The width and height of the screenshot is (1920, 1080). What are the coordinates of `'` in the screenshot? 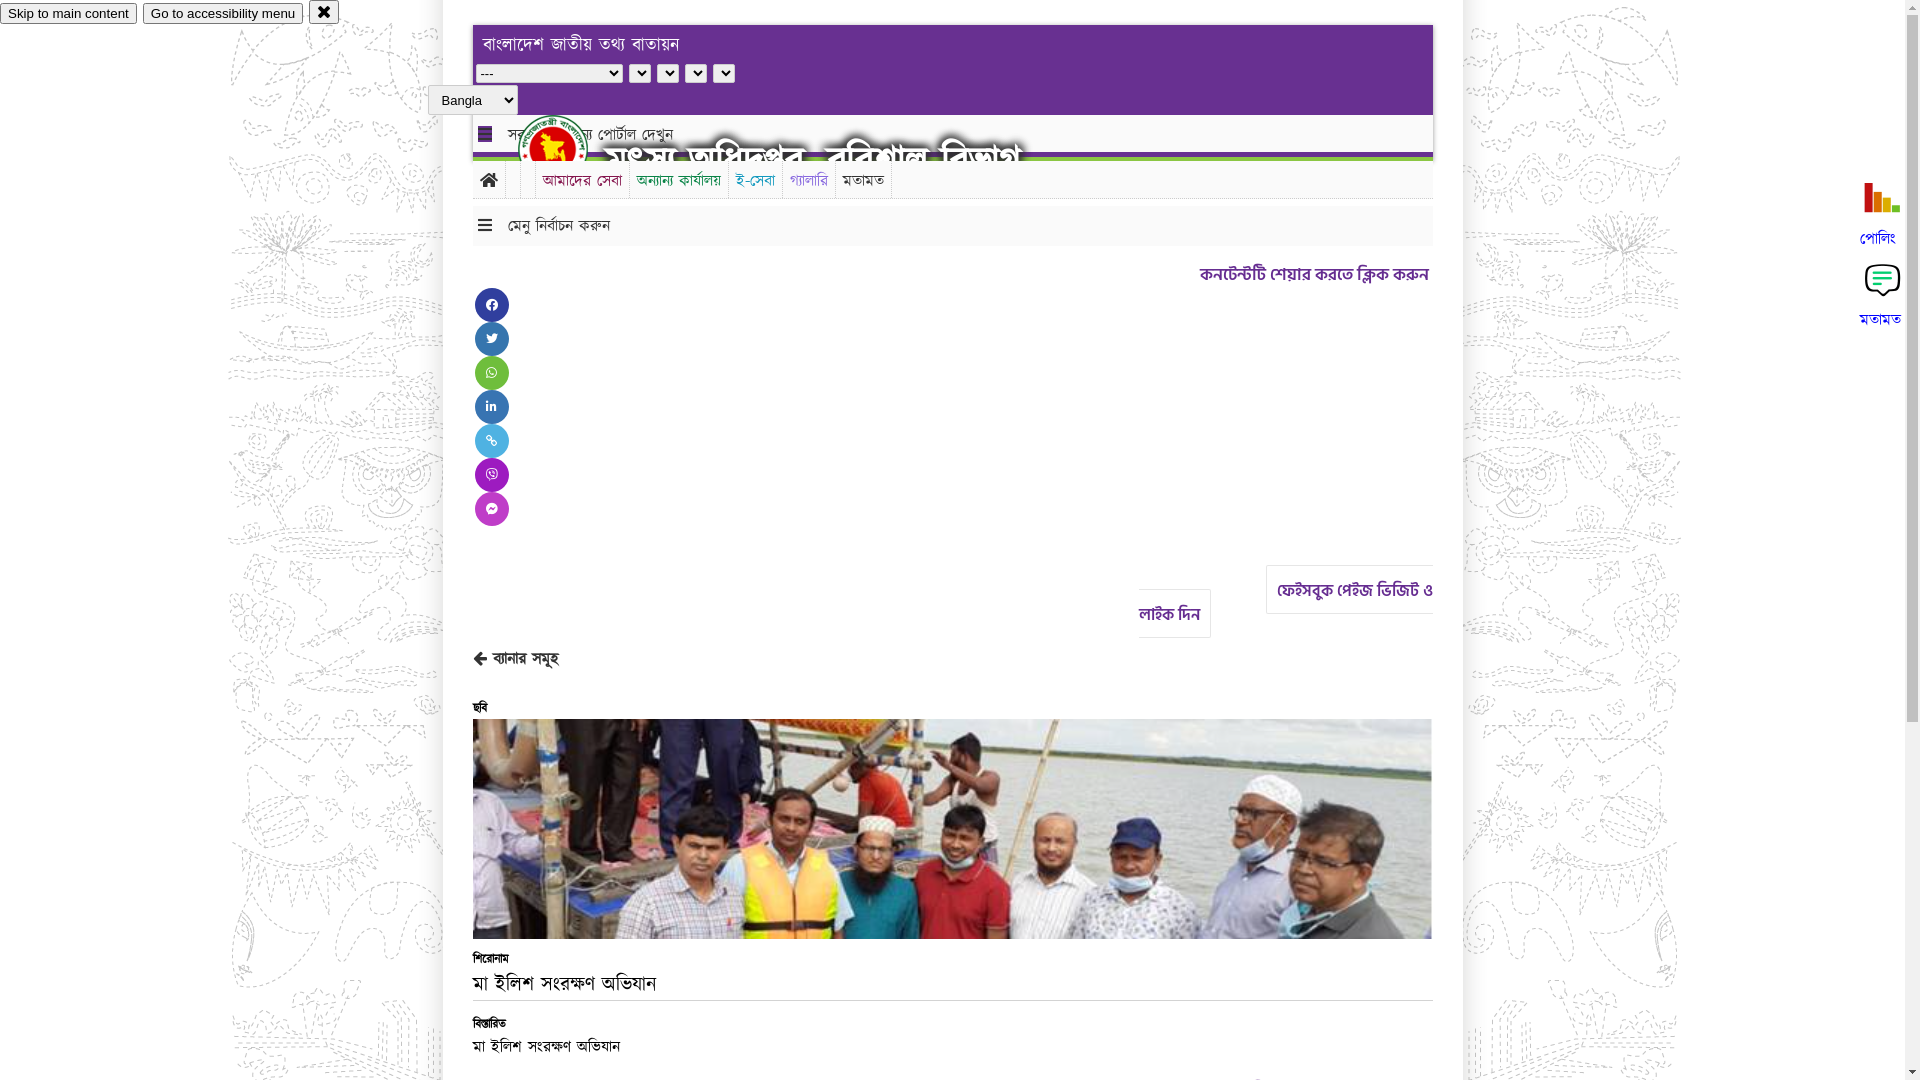 It's located at (569, 148).